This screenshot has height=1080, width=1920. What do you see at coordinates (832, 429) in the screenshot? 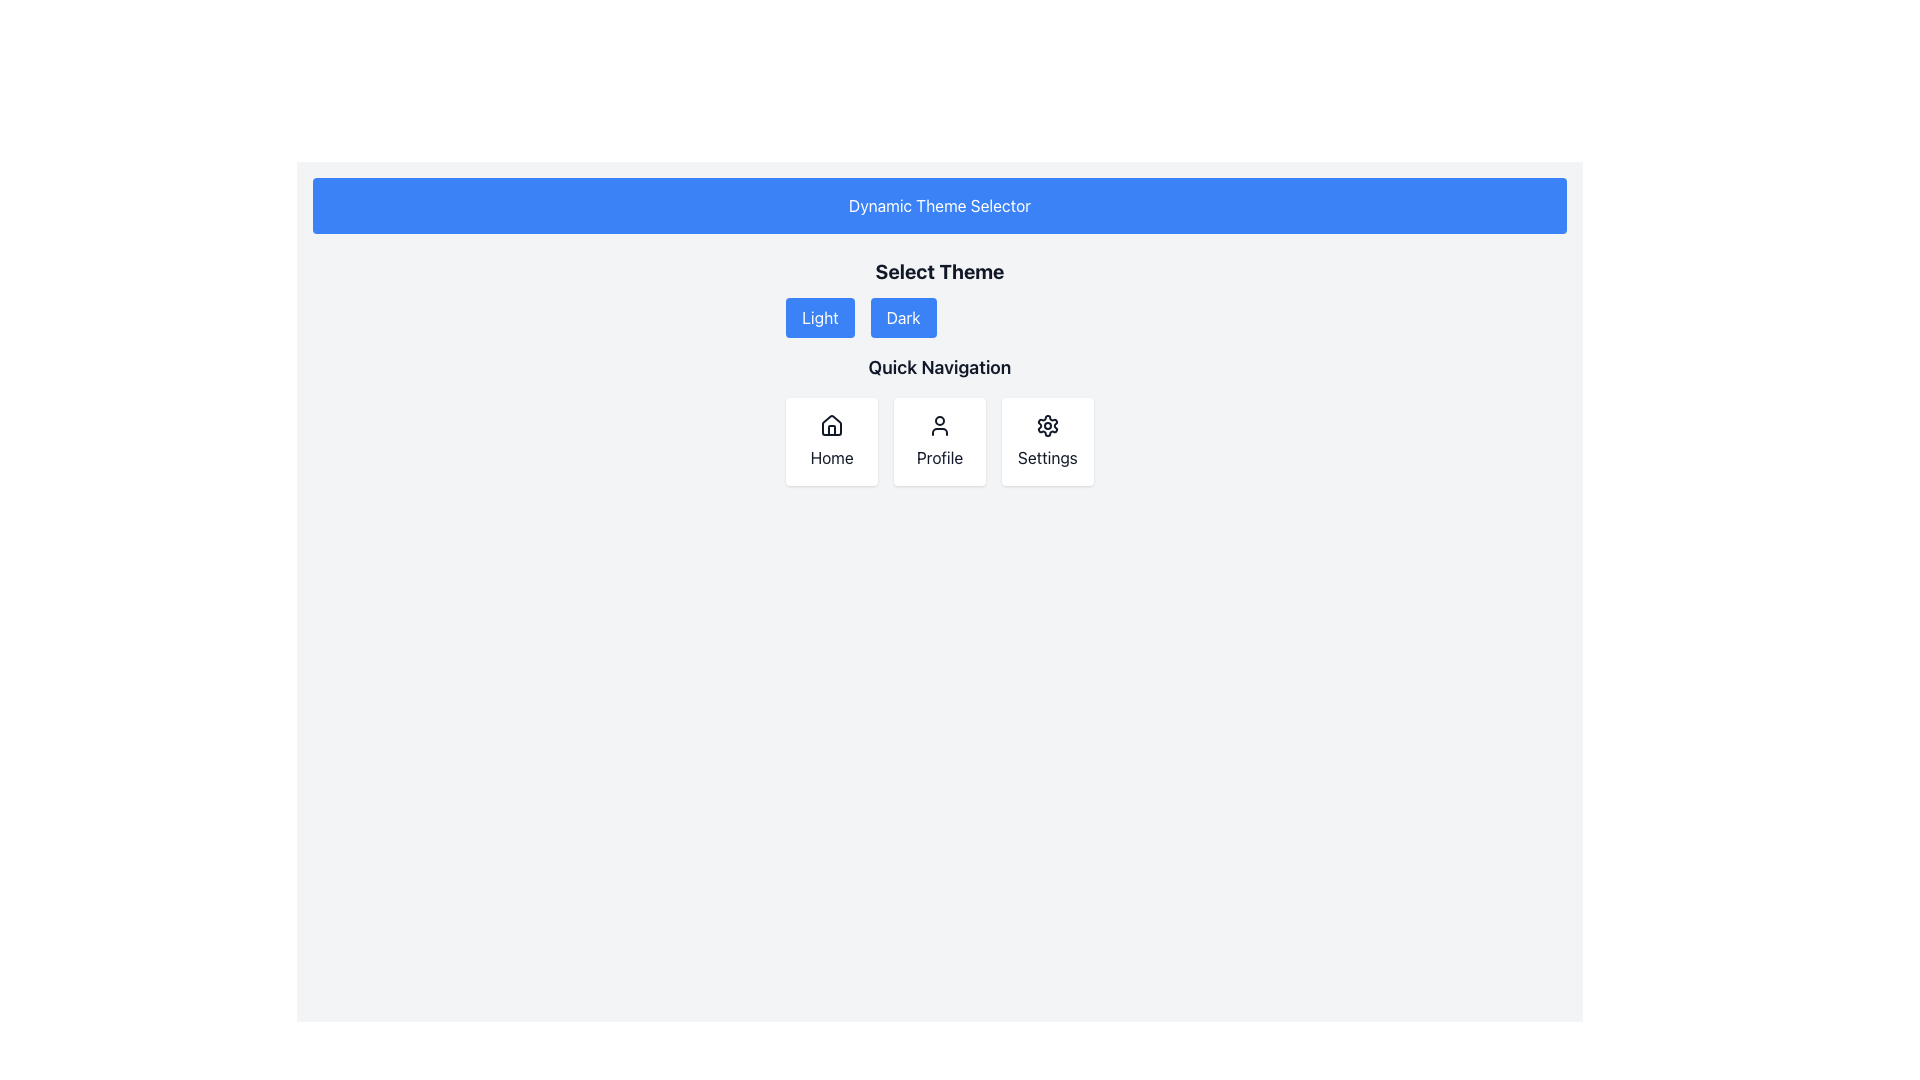
I see `the 'Home' button by clicking on the door element, which is a vertical rectangular shape located inside the house icon in the 'Quick Navigation' group` at bounding box center [832, 429].